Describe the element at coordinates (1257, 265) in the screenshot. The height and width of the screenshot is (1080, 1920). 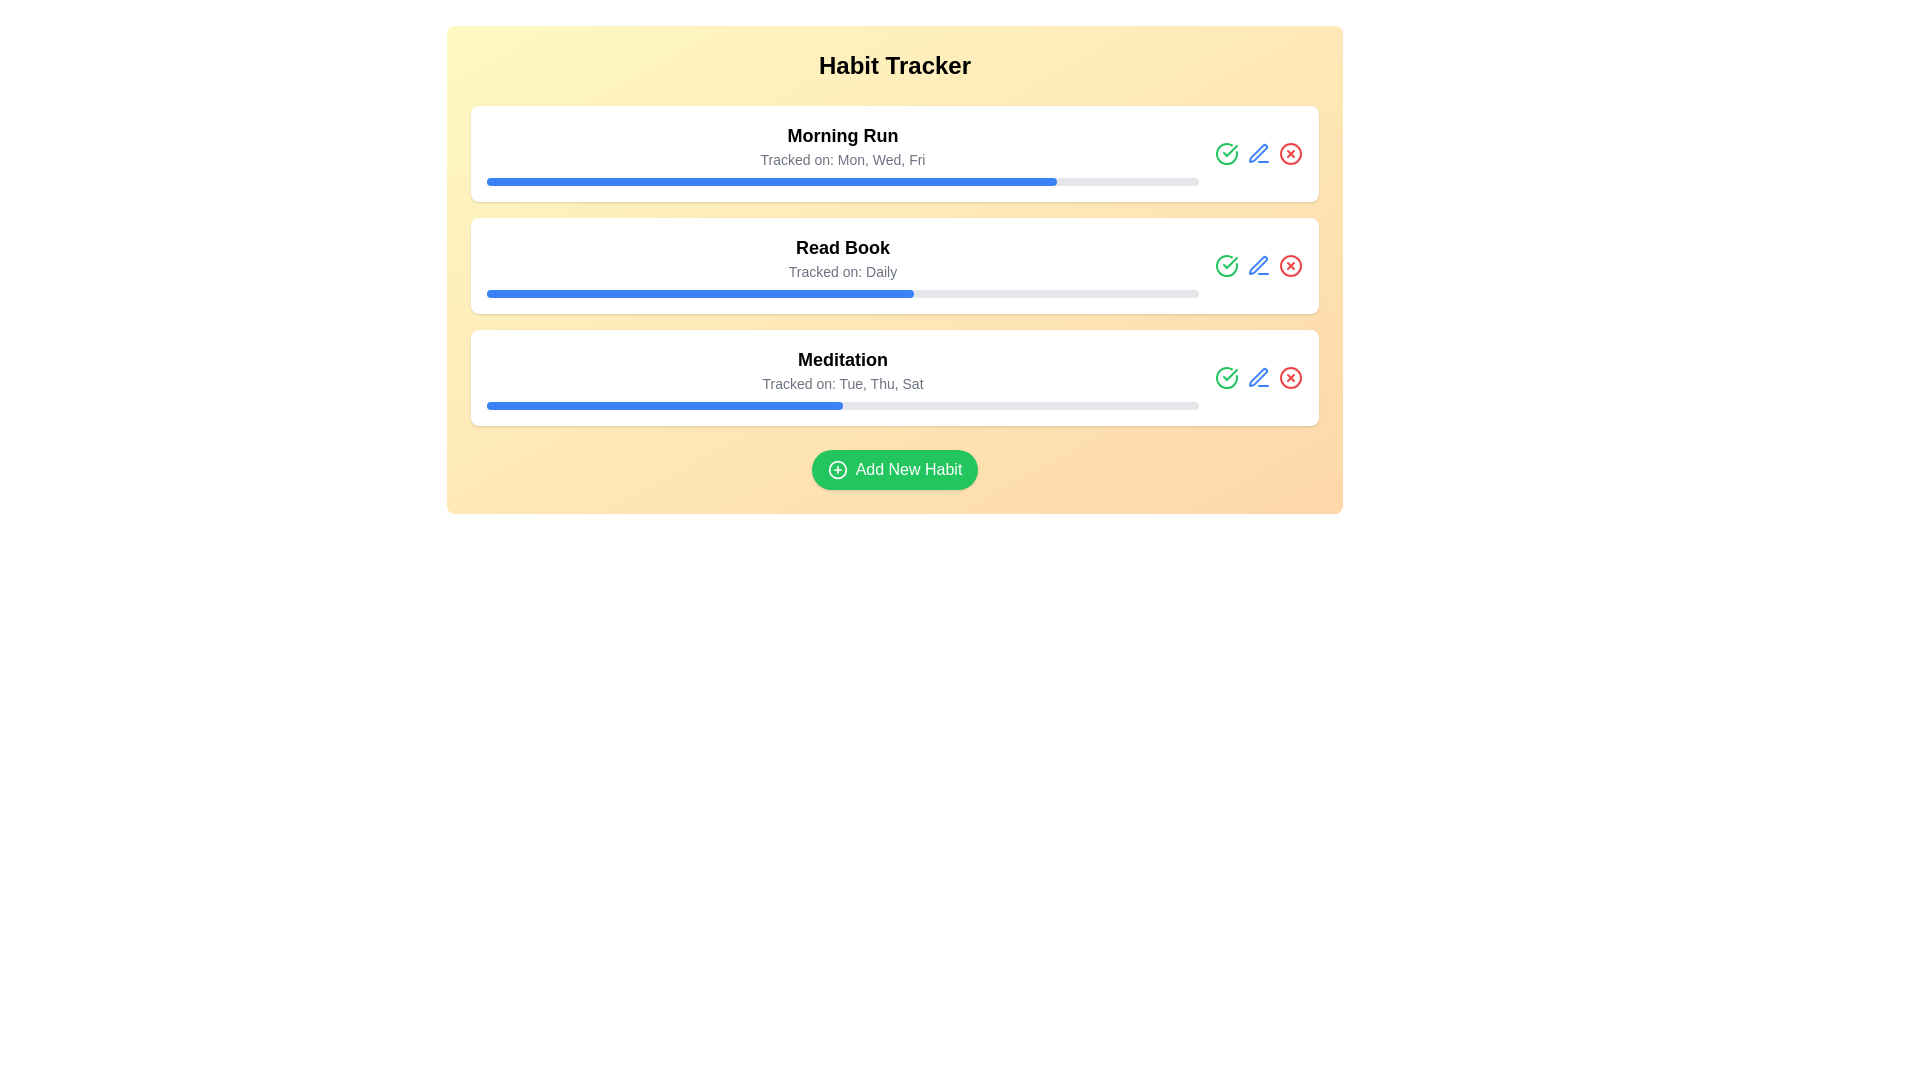
I see `the Icon button located at the end of the 'Read Book' habit tracker card to activate keyboard interaction` at that location.